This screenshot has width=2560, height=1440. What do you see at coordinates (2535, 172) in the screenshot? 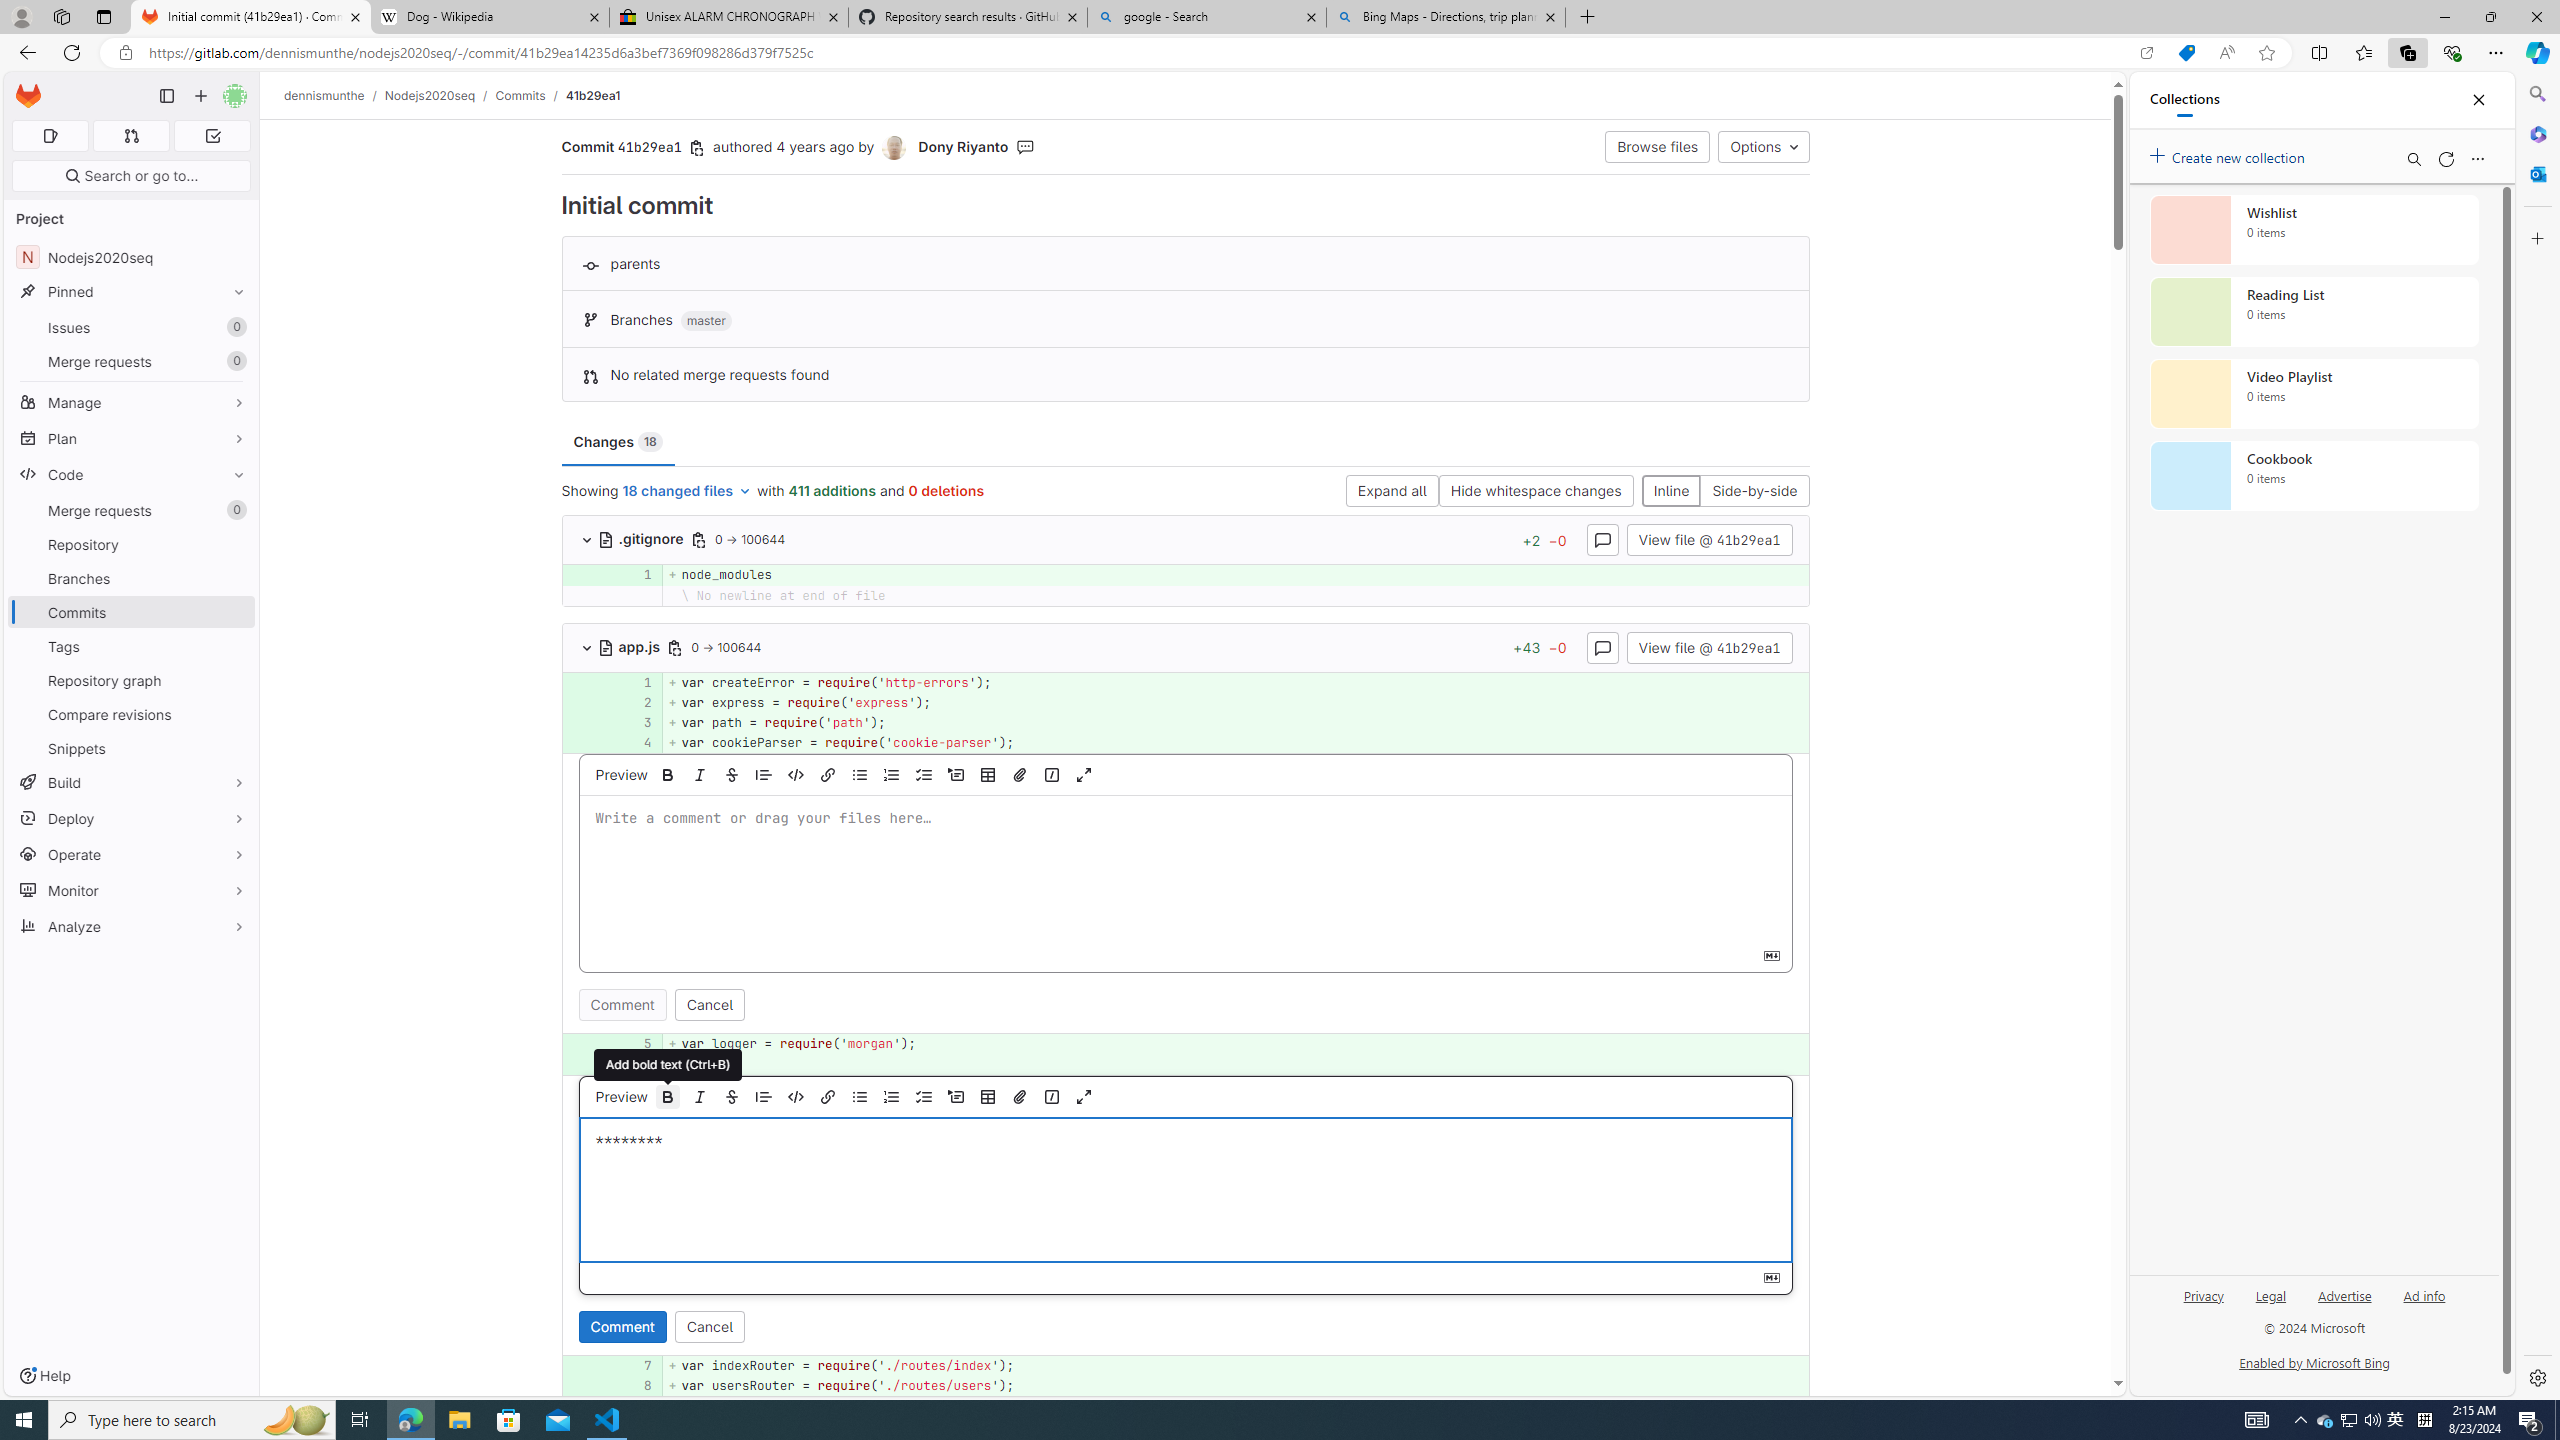
I see `'Outlook'` at bounding box center [2535, 172].